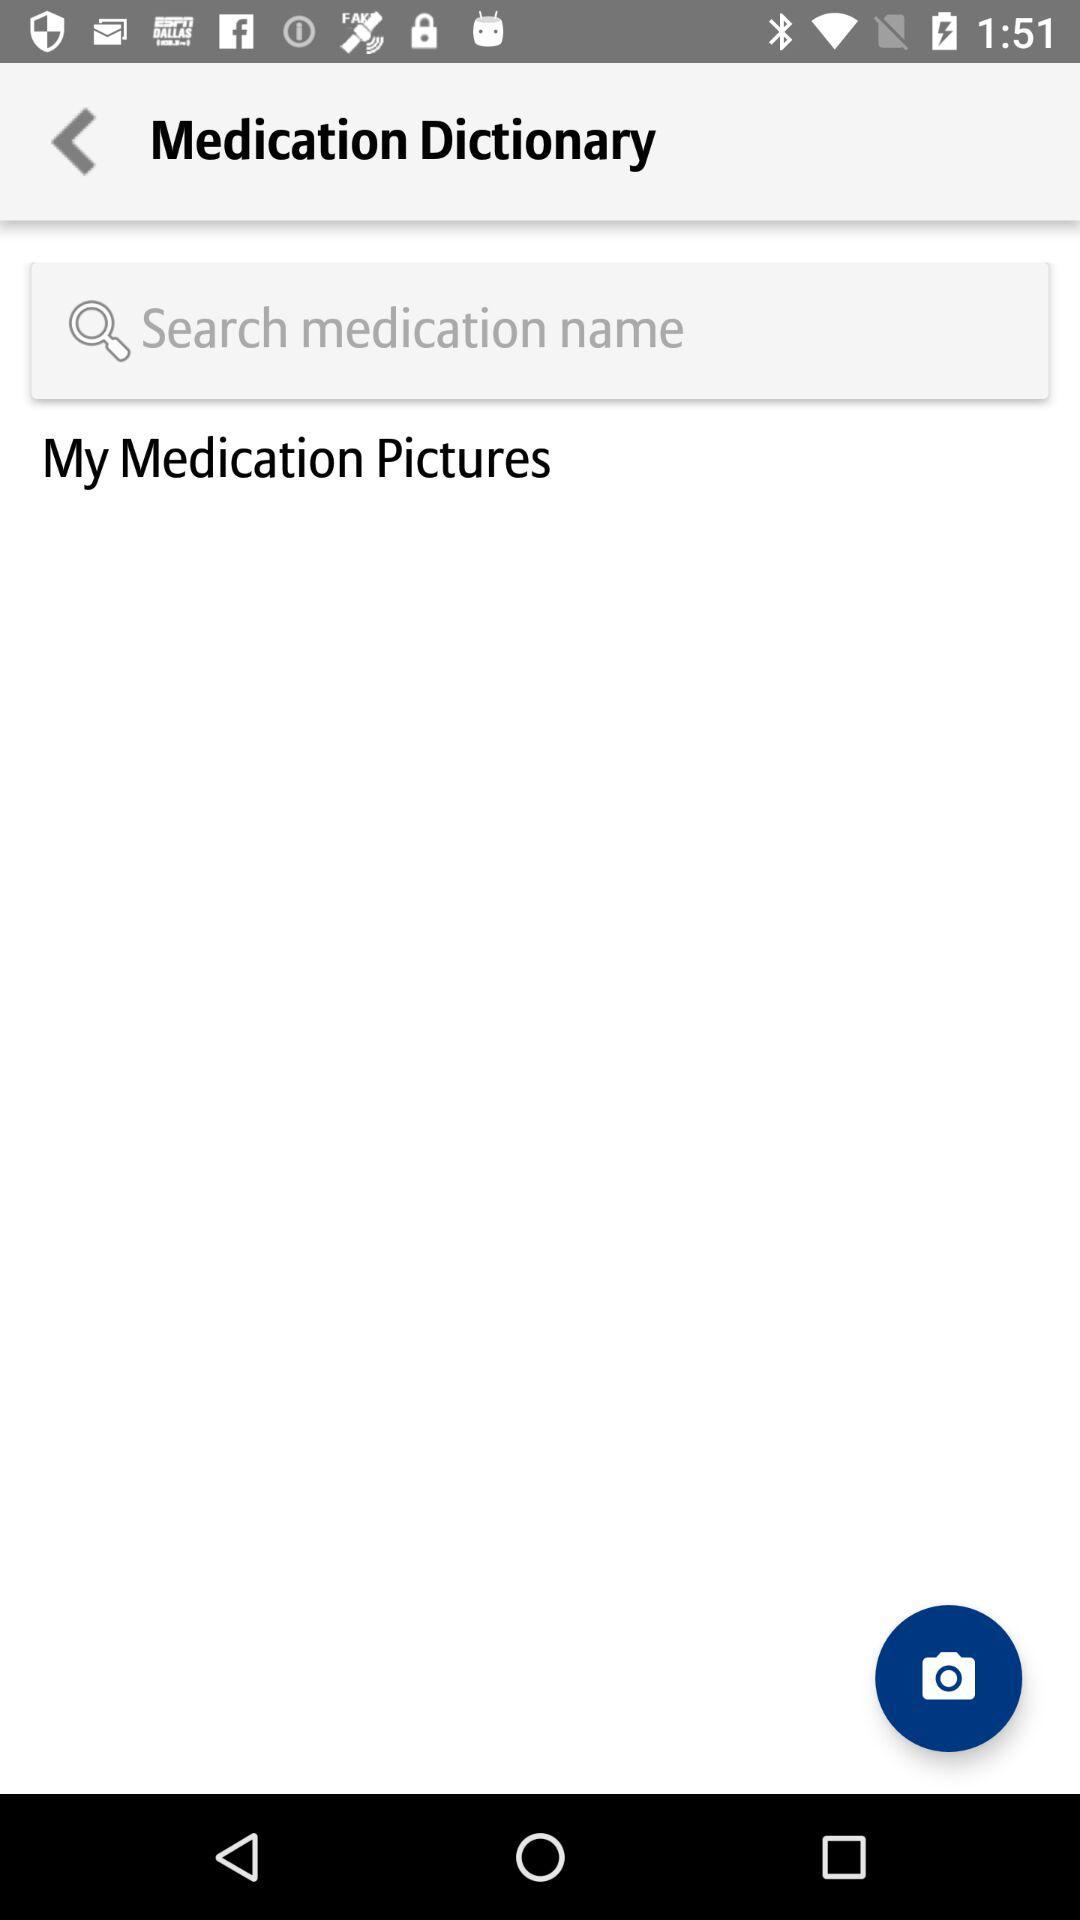 The image size is (1080, 1920). What do you see at coordinates (947, 1678) in the screenshot?
I see `icon at the bottom right corner` at bounding box center [947, 1678].